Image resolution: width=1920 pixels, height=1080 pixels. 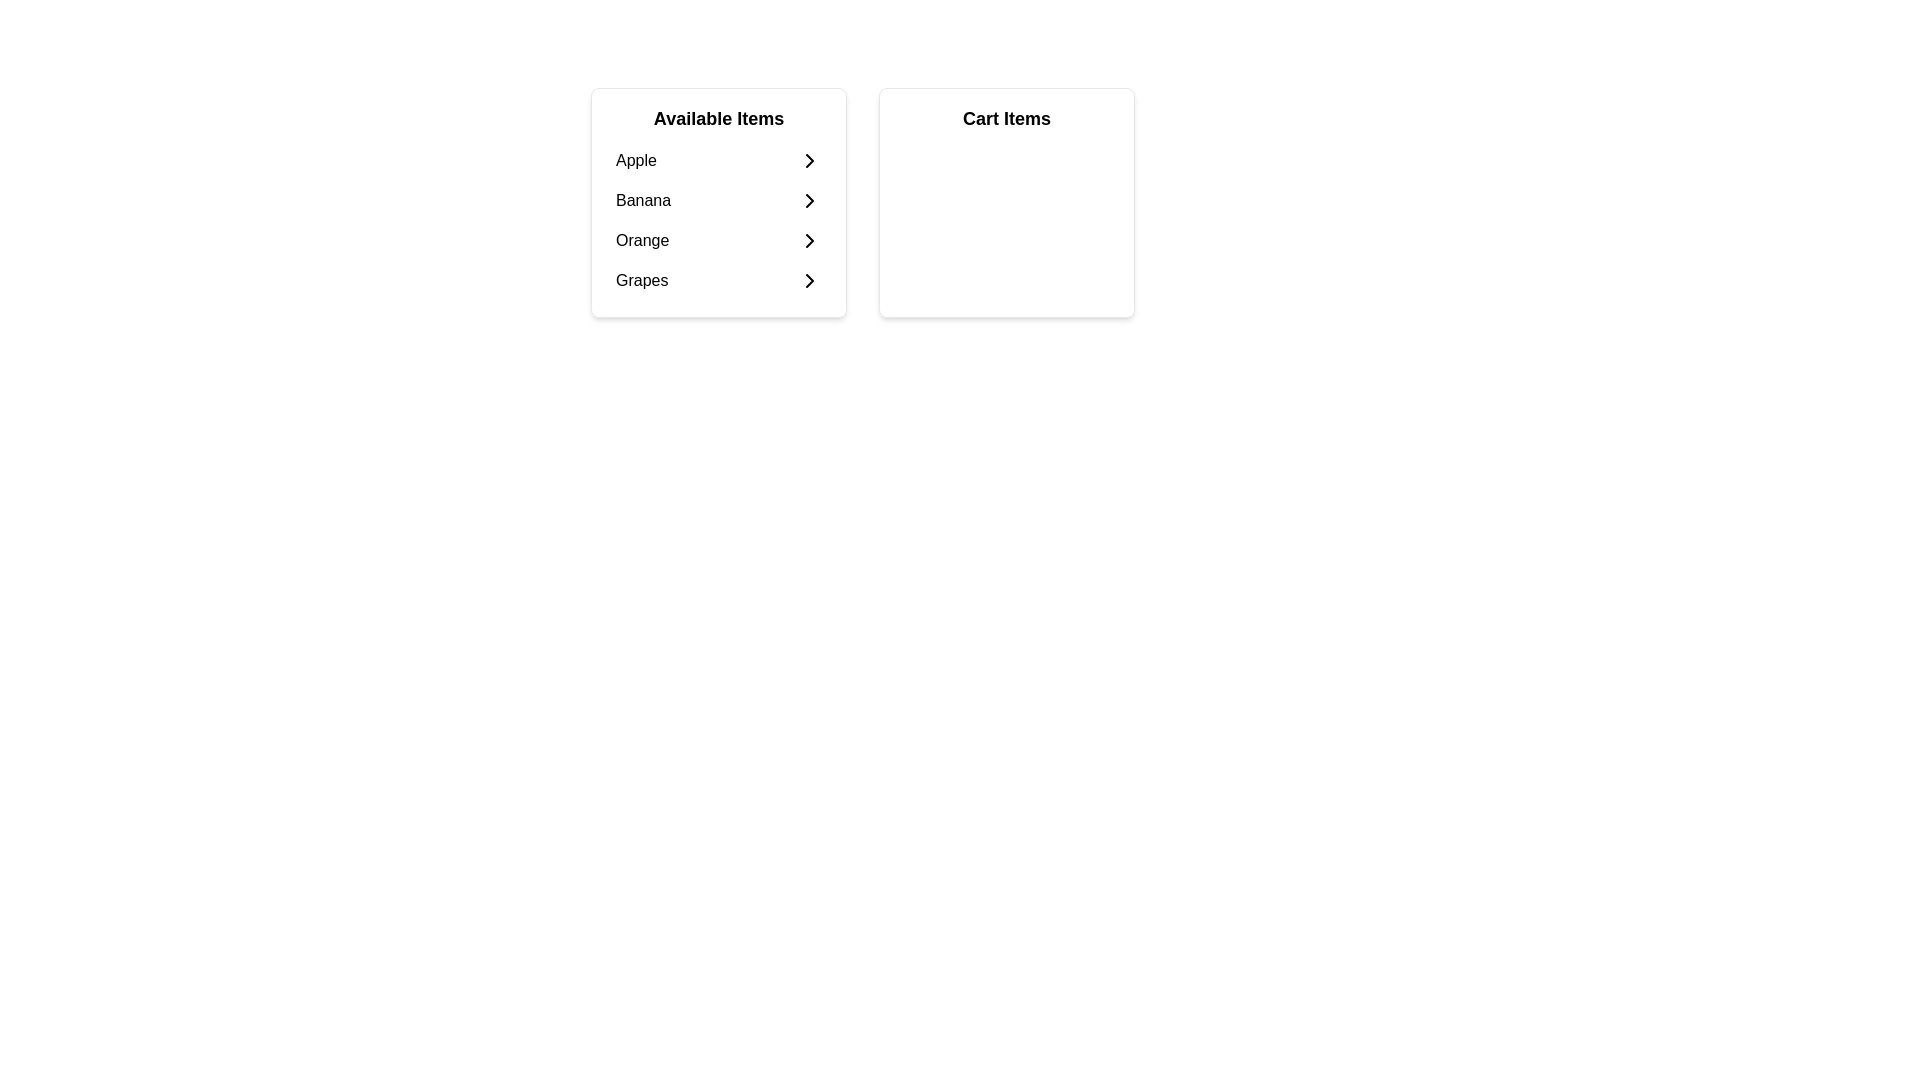 What do you see at coordinates (719, 200) in the screenshot?
I see `the 'Banana' button, which is the second item in the 'Available Items' section` at bounding box center [719, 200].